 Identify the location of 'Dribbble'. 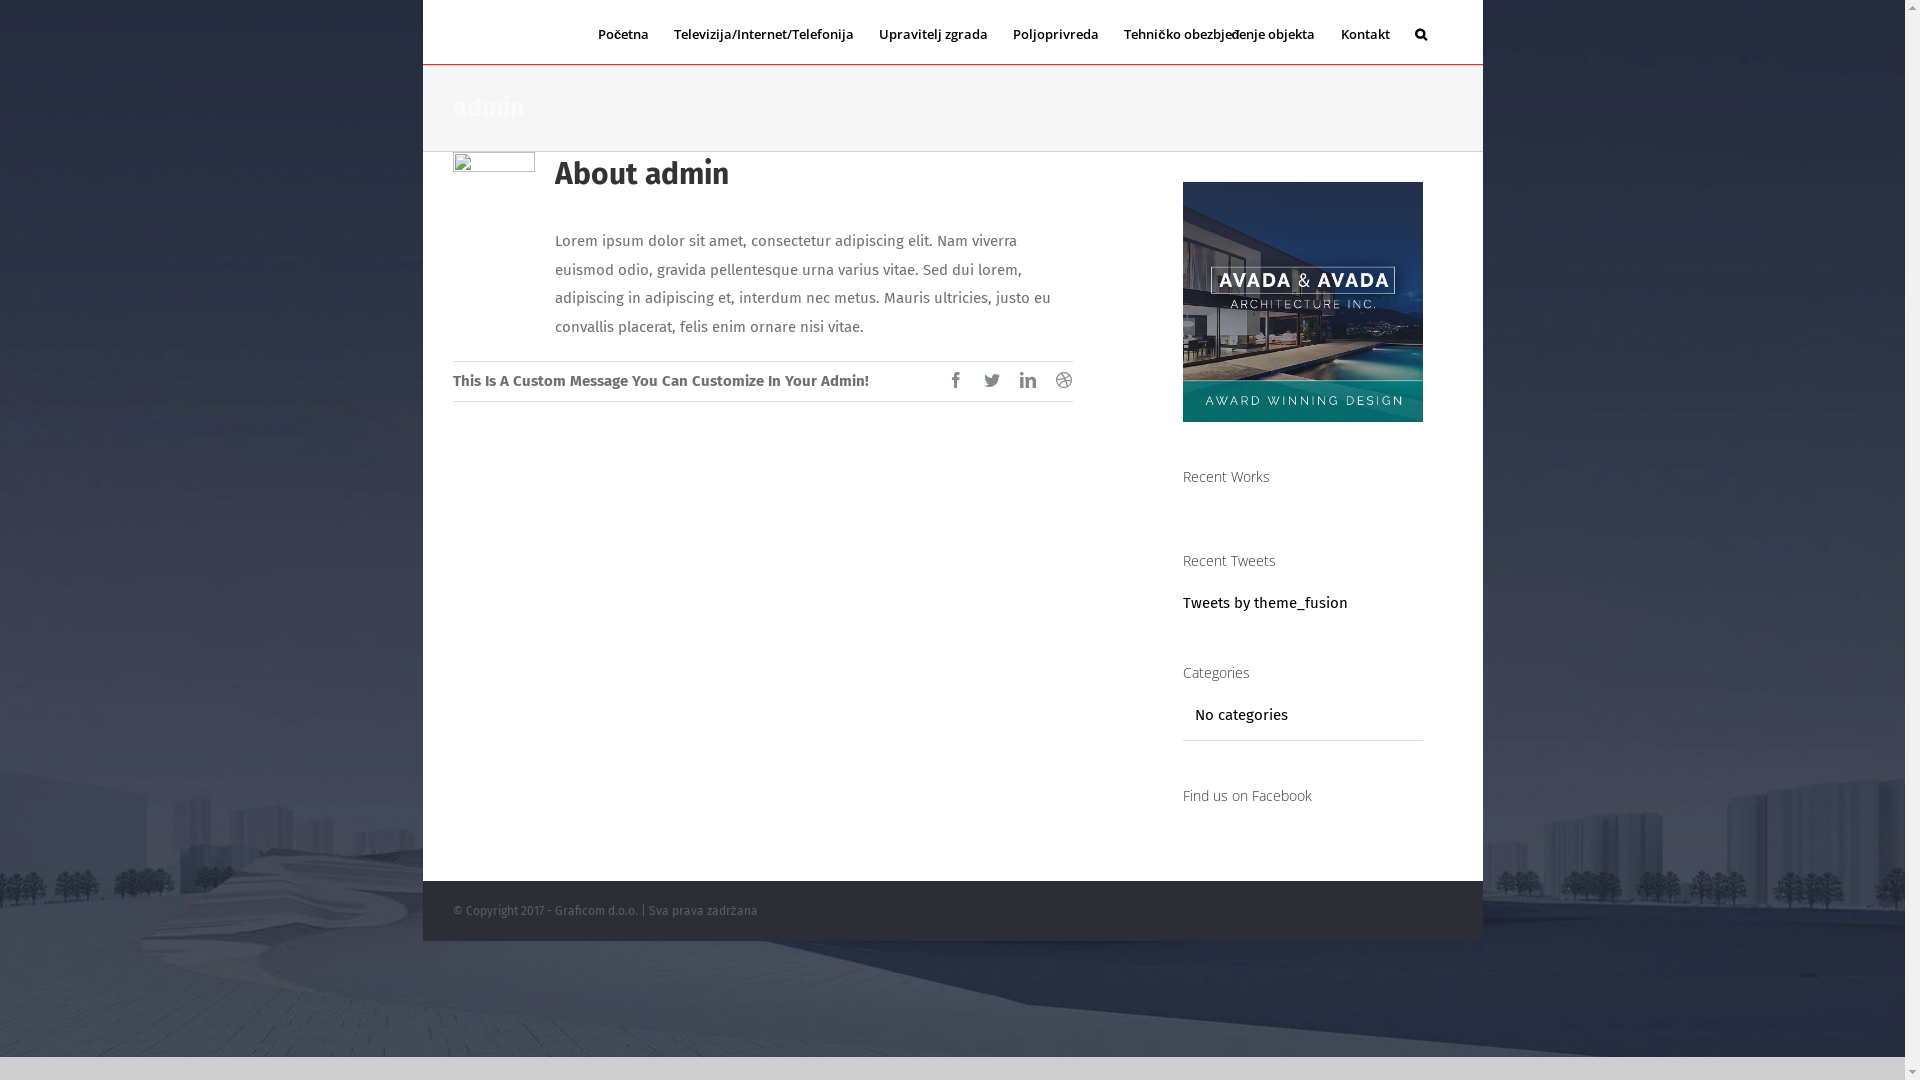
(1063, 380).